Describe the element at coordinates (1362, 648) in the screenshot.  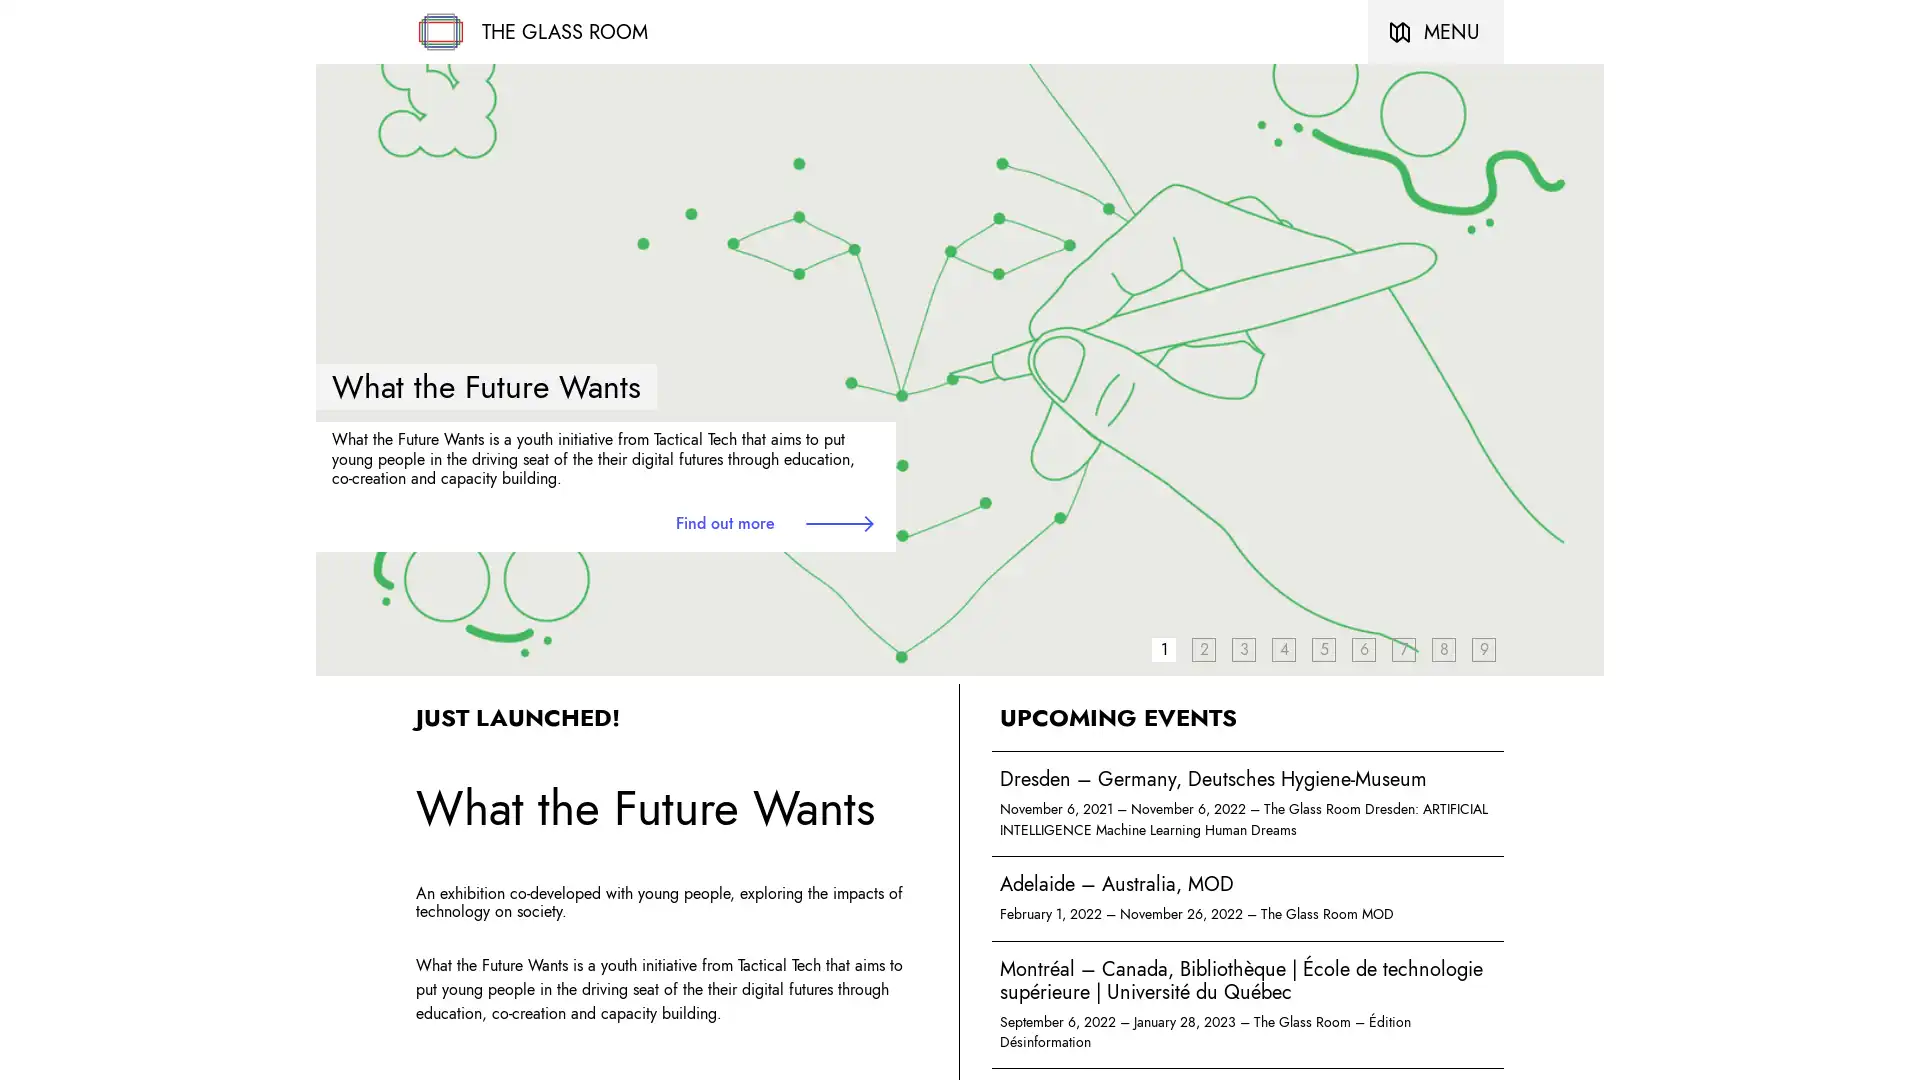
I see `slide item 6` at that location.